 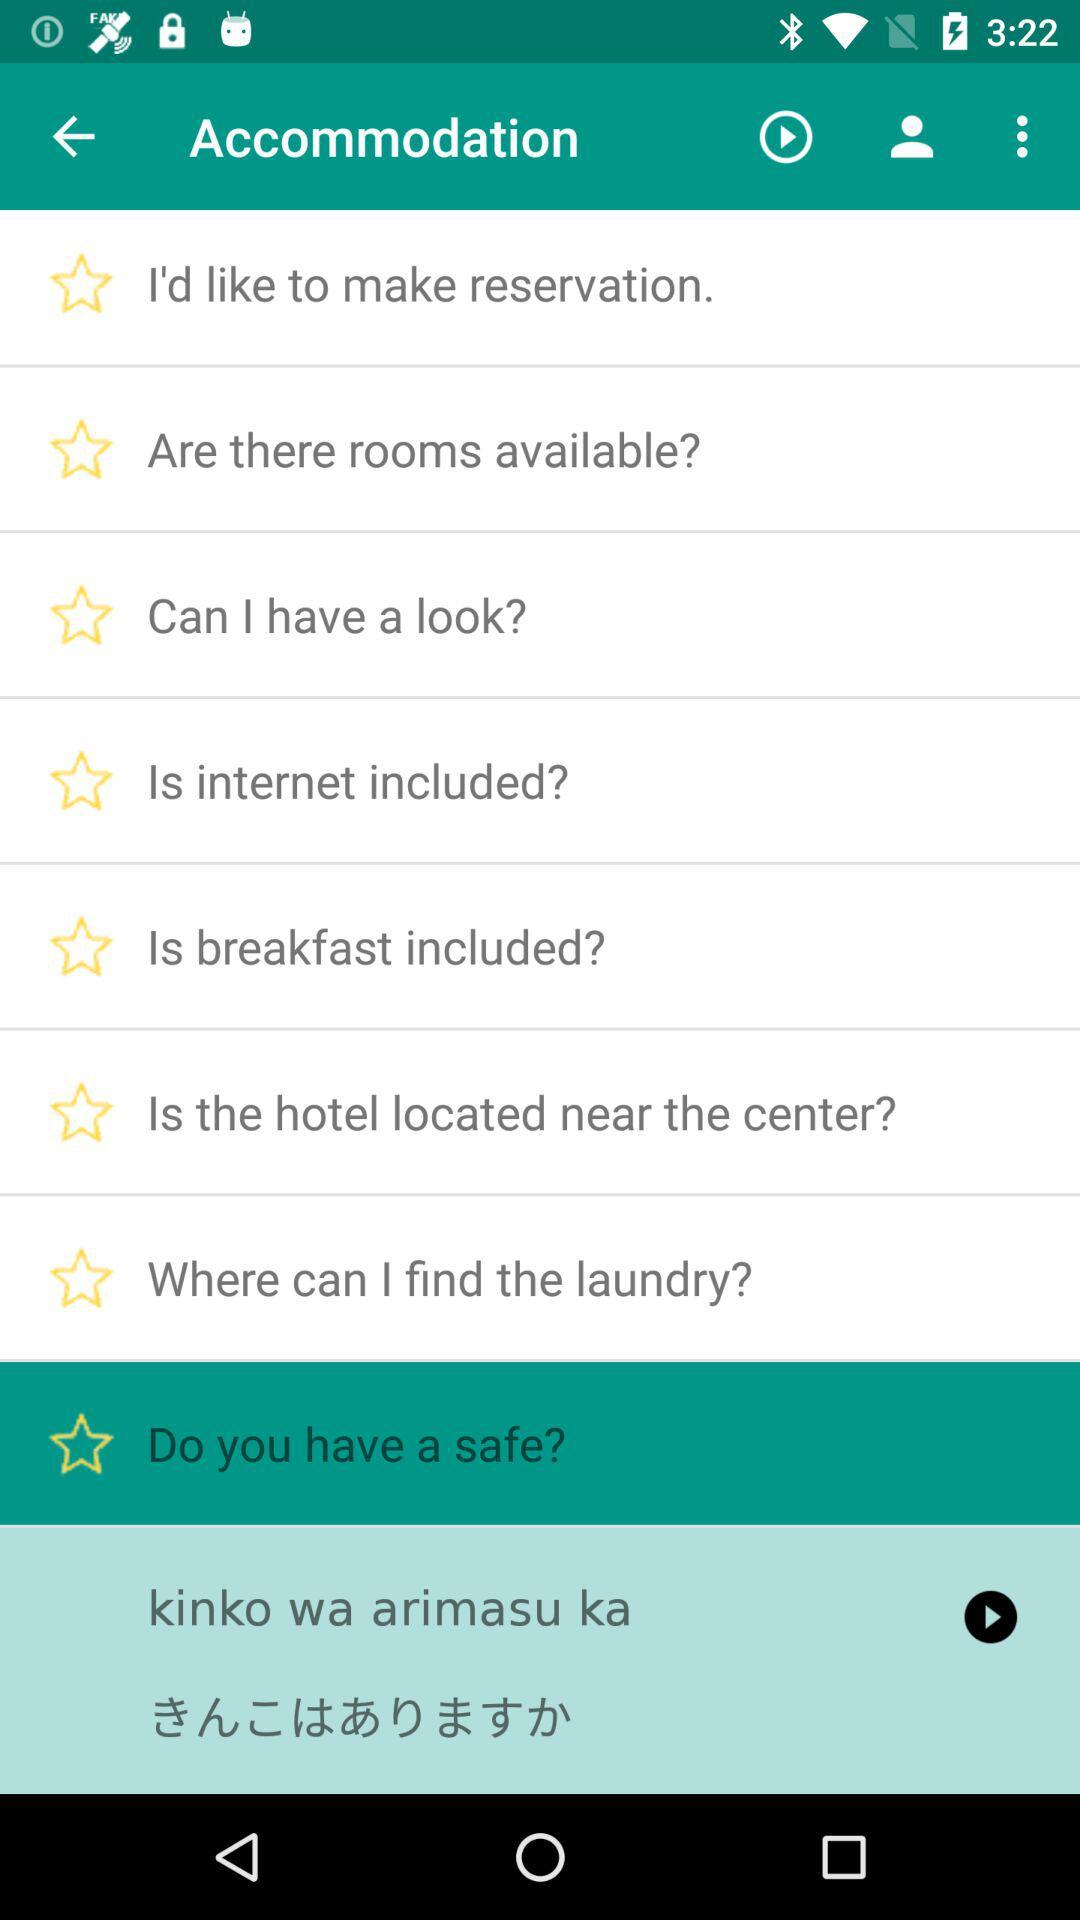 What do you see at coordinates (990, 1617) in the screenshot?
I see `the icon to the right of kinko wa arimasu icon` at bounding box center [990, 1617].